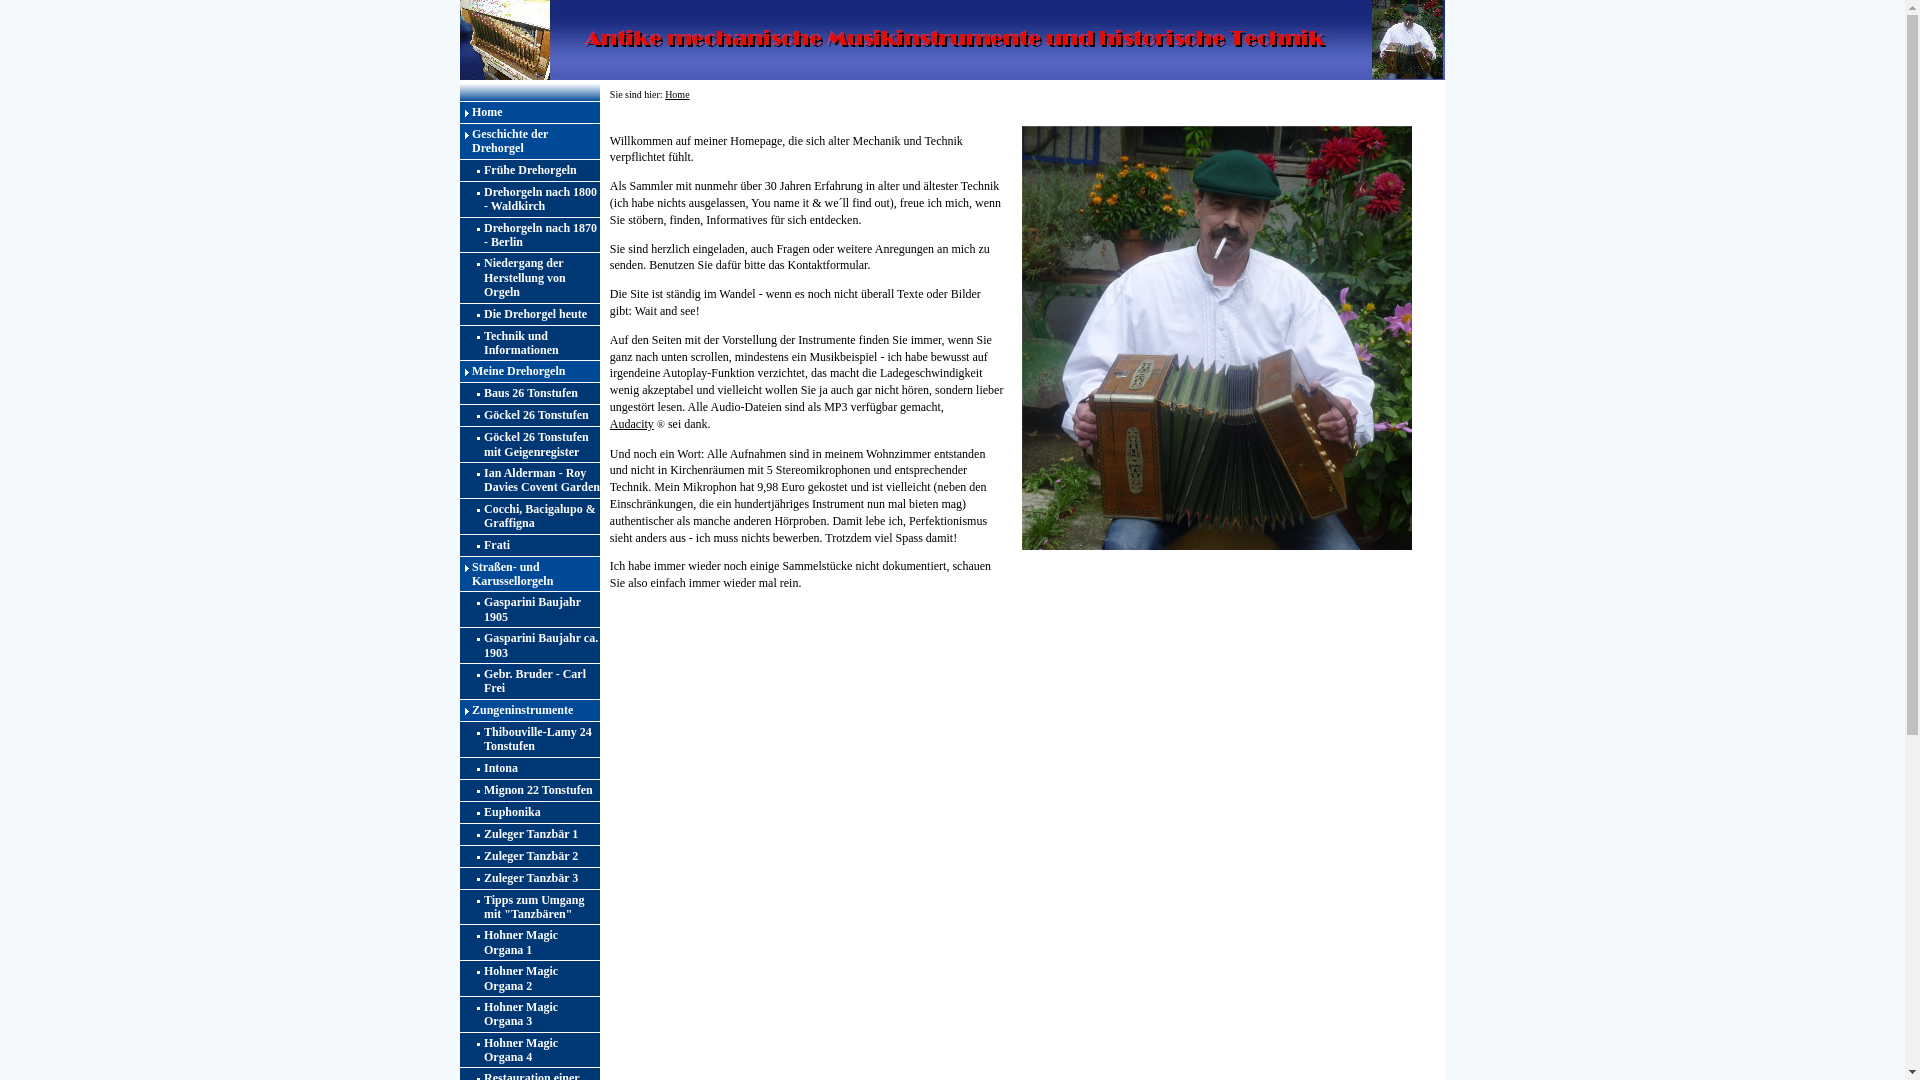  Describe the element at coordinates (676, 94) in the screenshot. I see `'Home'` at that location.